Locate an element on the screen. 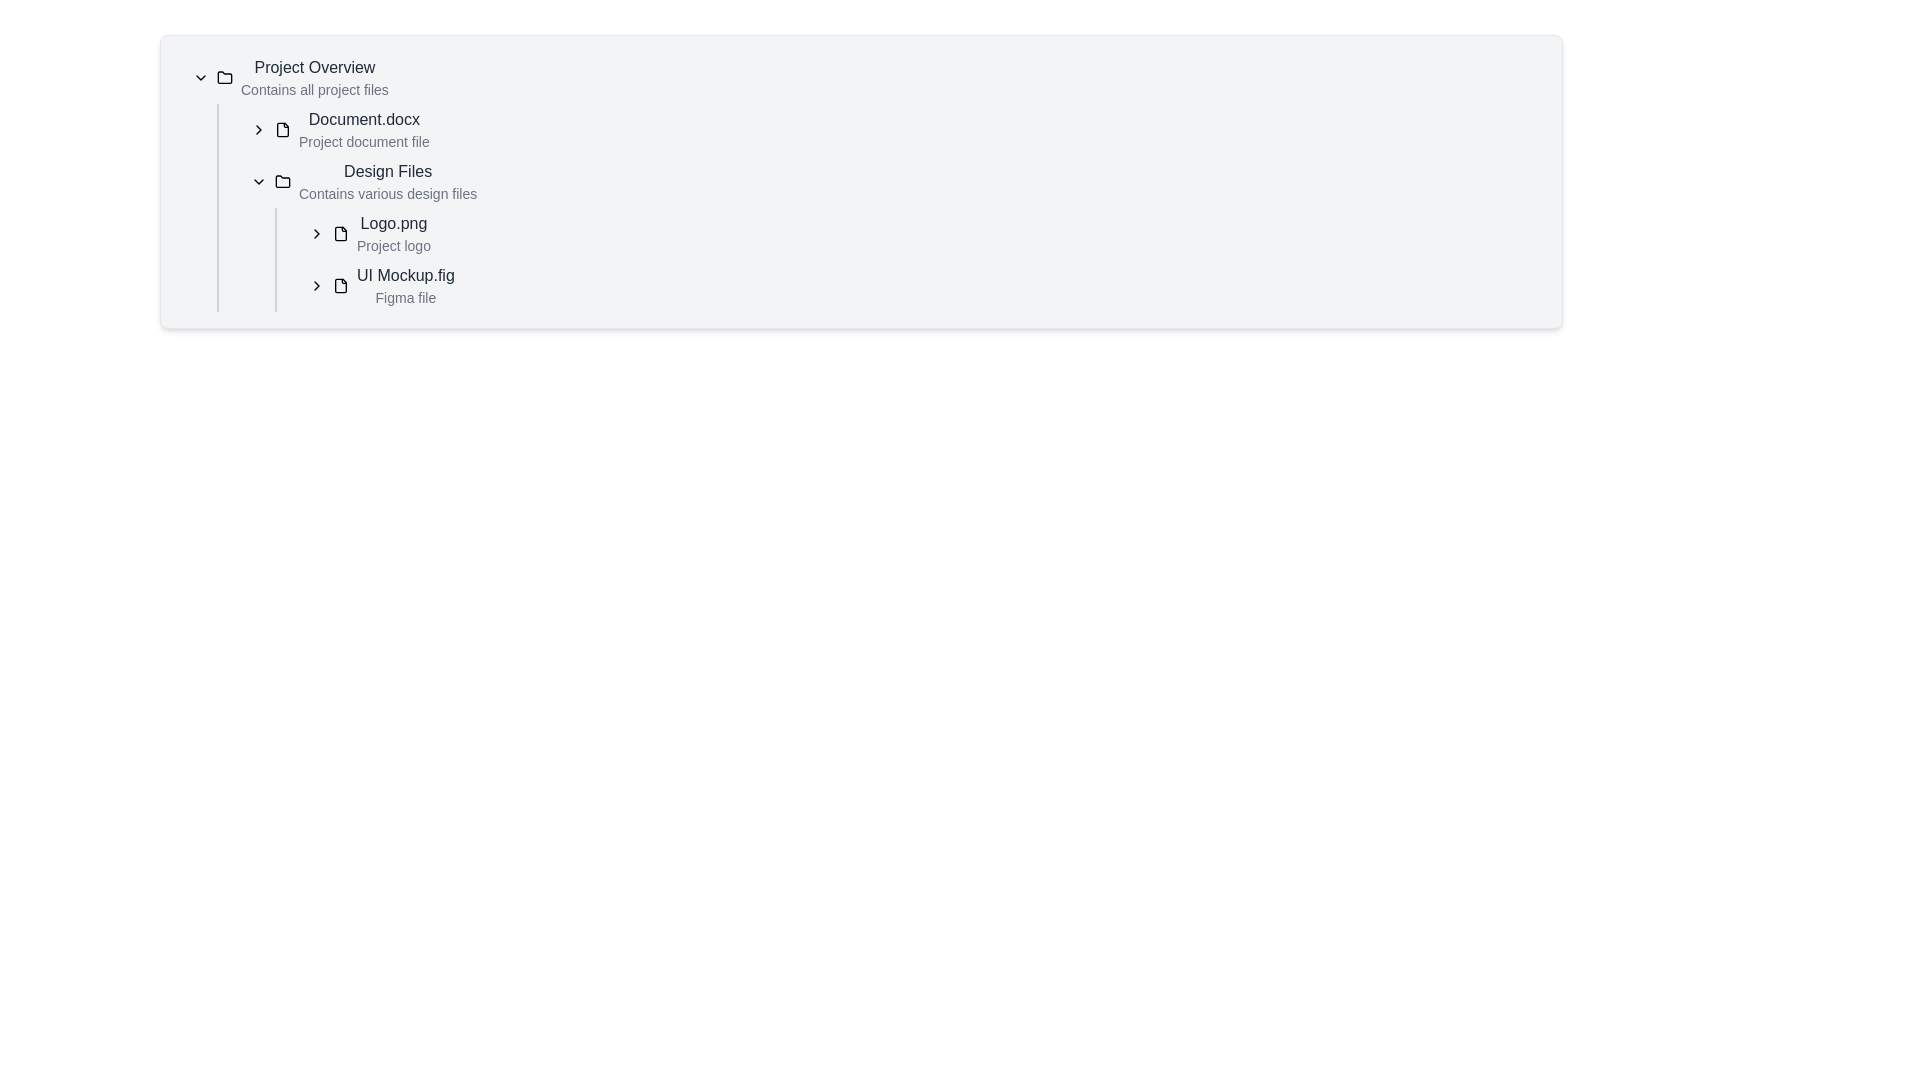 This screenshot has height=1080, width=1920. the SVG graphical element representing the 'Logo.png' file icon in the 'Design Files' section of the file tree view is located at coordinates (340, 233).